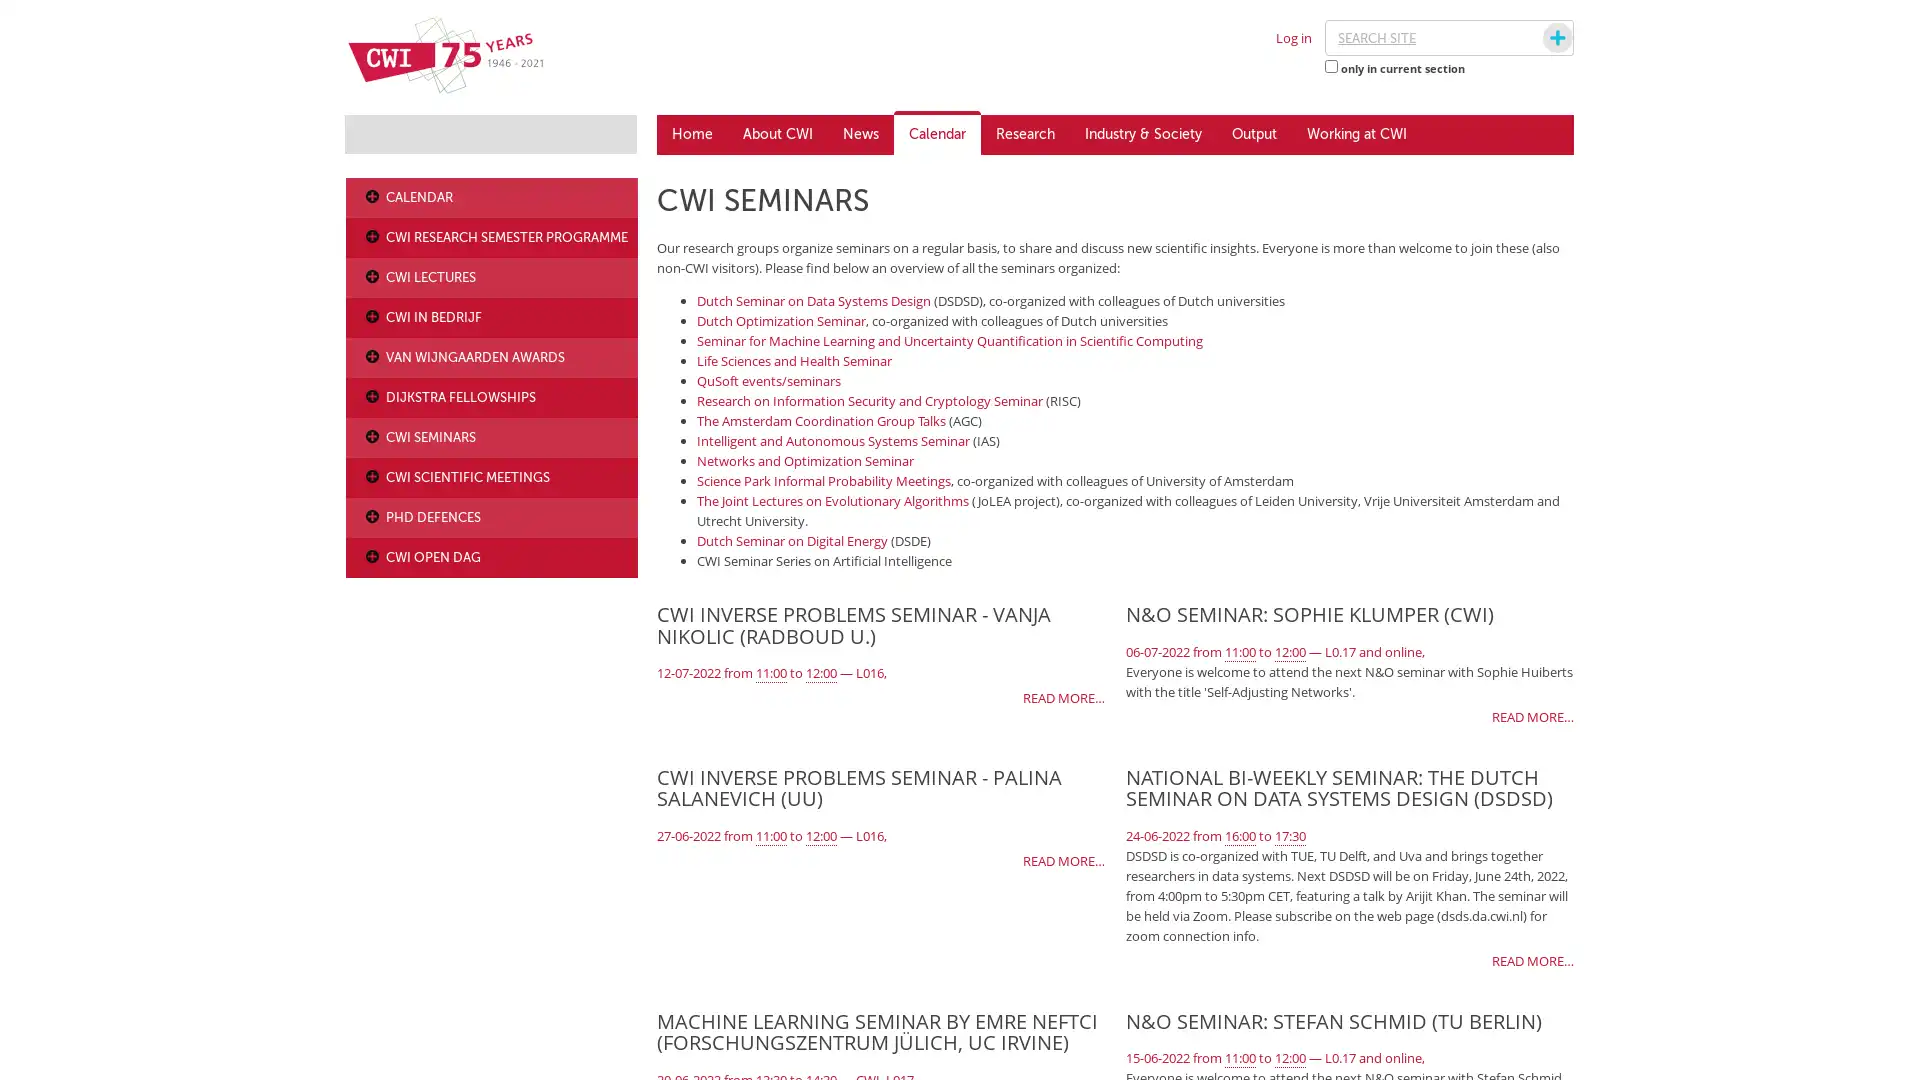  I want to click on Search, so click(1538, 38).